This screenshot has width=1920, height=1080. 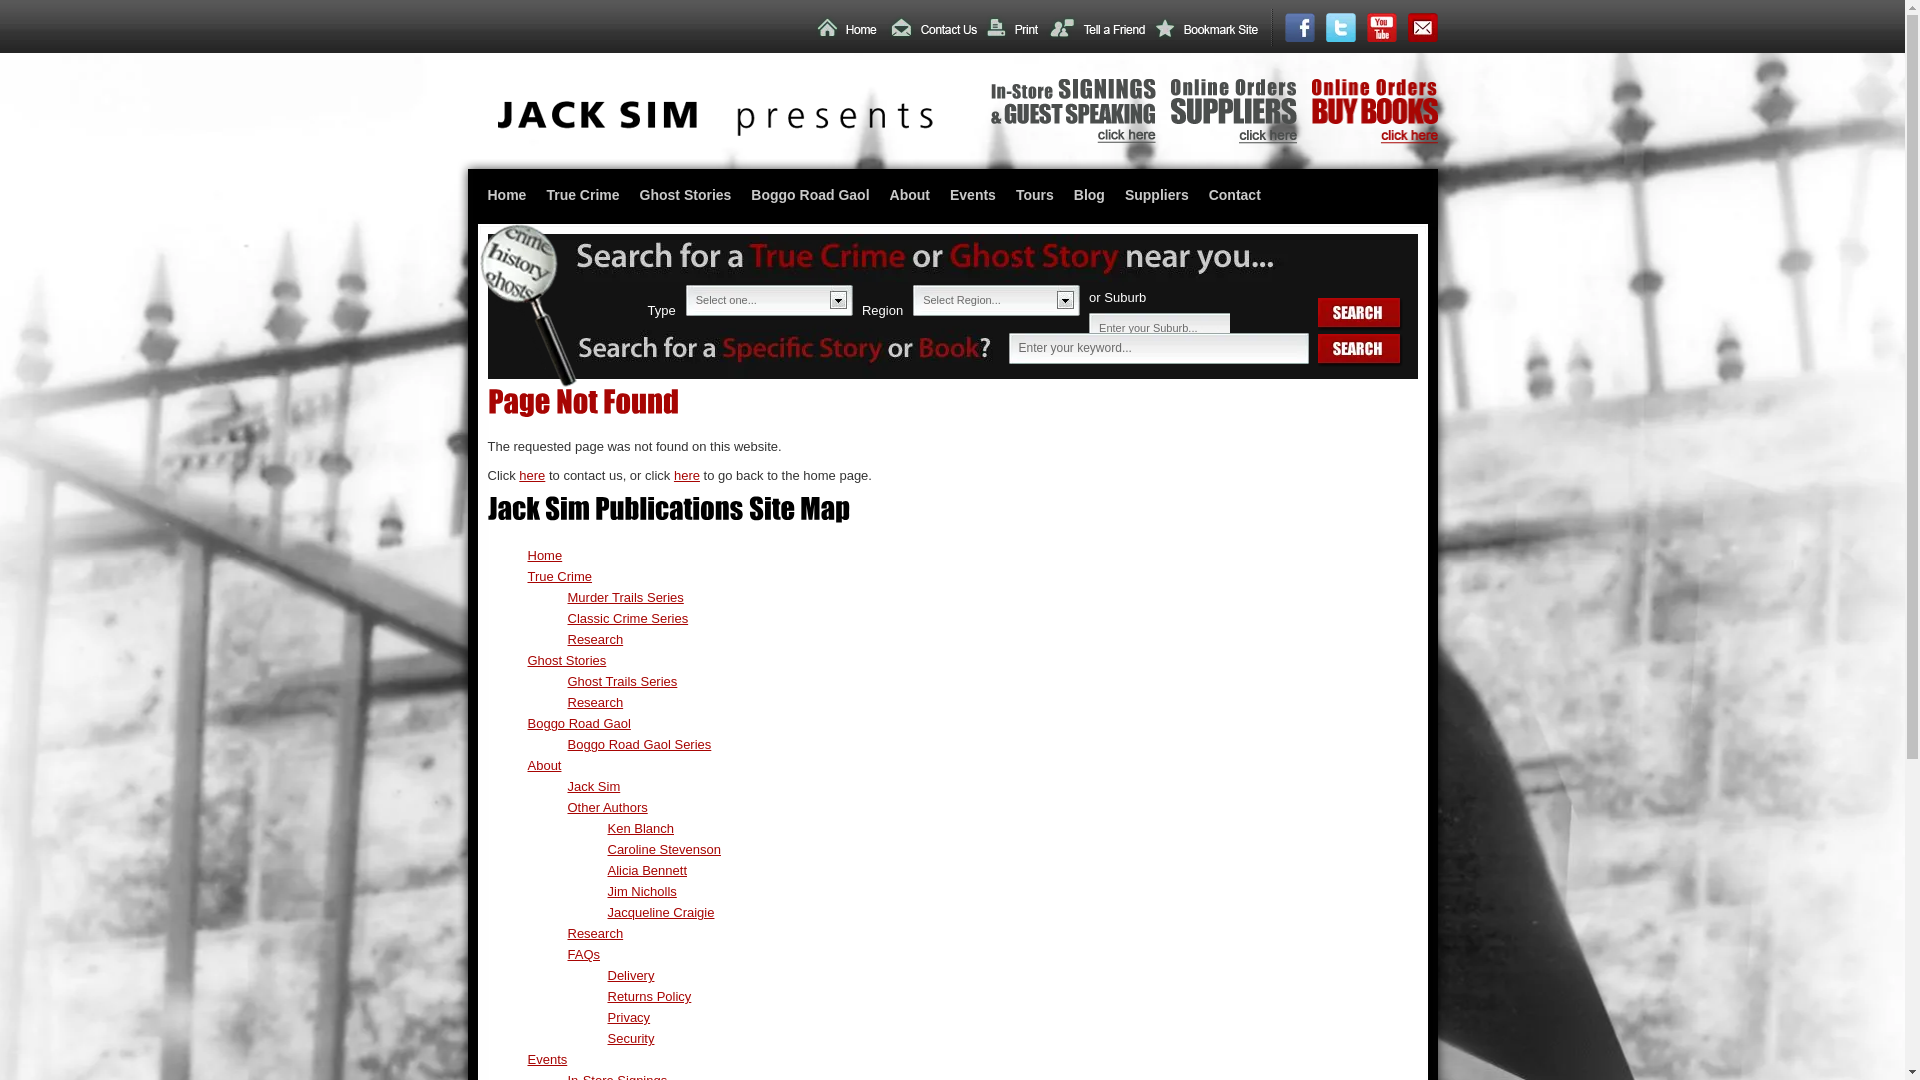 What do you see at coordinates (545, 765) in the screenshot?
I see `'About'` at bounding box center [545, 765].